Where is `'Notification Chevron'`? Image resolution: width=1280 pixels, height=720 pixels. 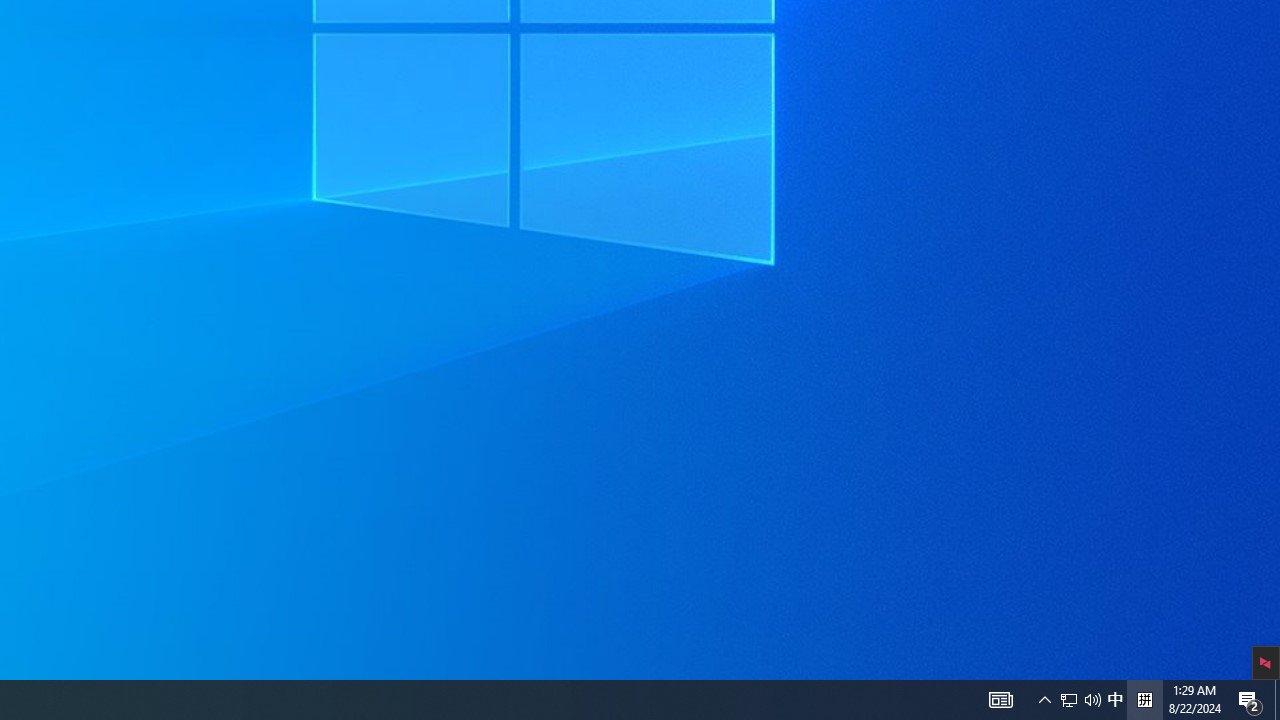 'Notification Chevron' is located at coordinates (1068, 698).